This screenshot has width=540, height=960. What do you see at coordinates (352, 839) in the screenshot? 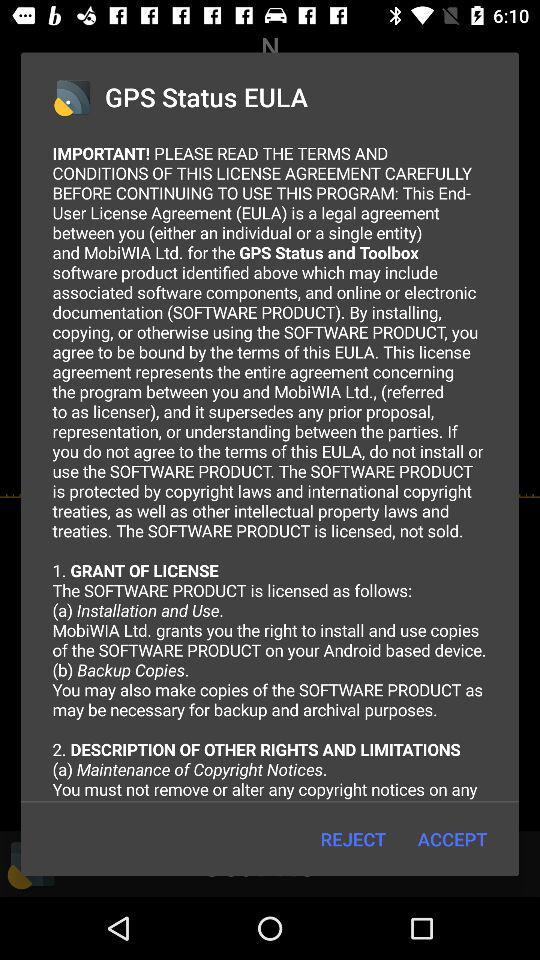
I see `the item next to accept item` at bounding box center [352, 839].